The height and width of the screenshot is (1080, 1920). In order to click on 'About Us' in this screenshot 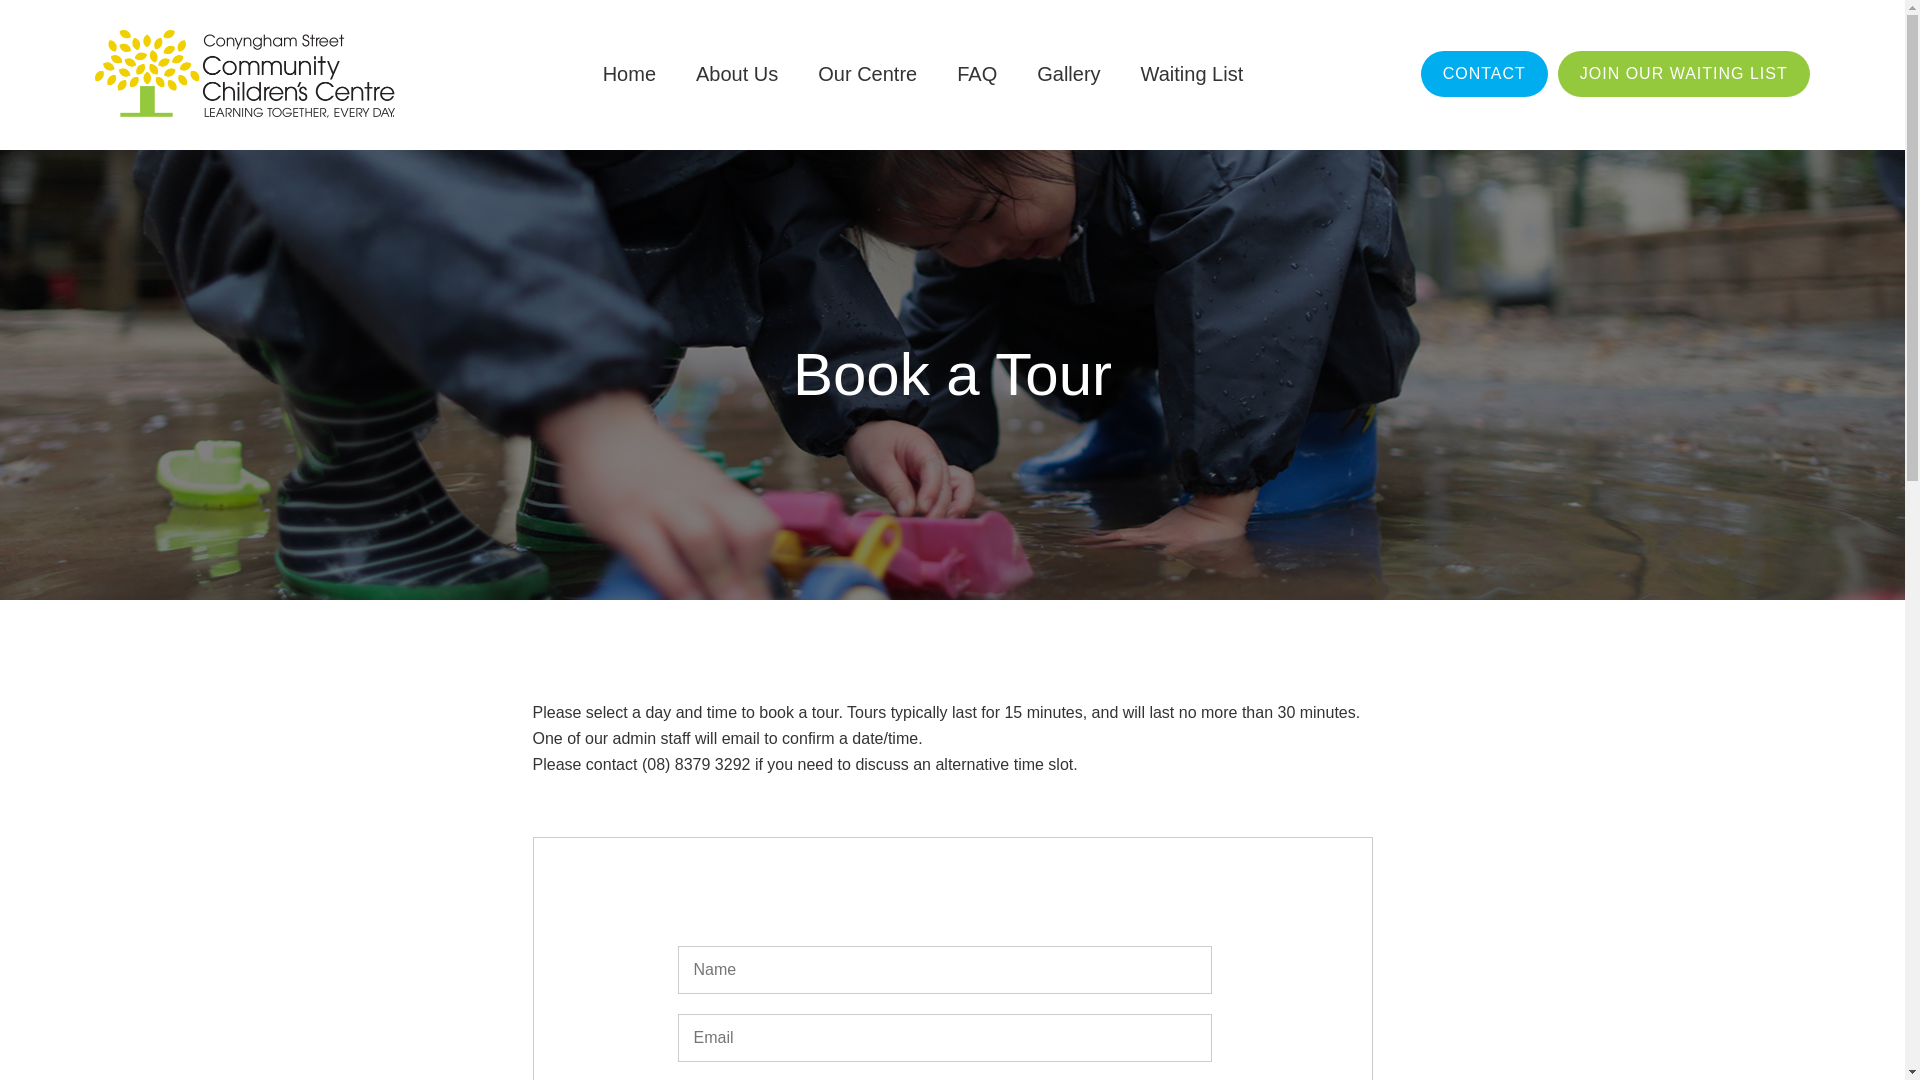, I will do `click(736, 72)`.